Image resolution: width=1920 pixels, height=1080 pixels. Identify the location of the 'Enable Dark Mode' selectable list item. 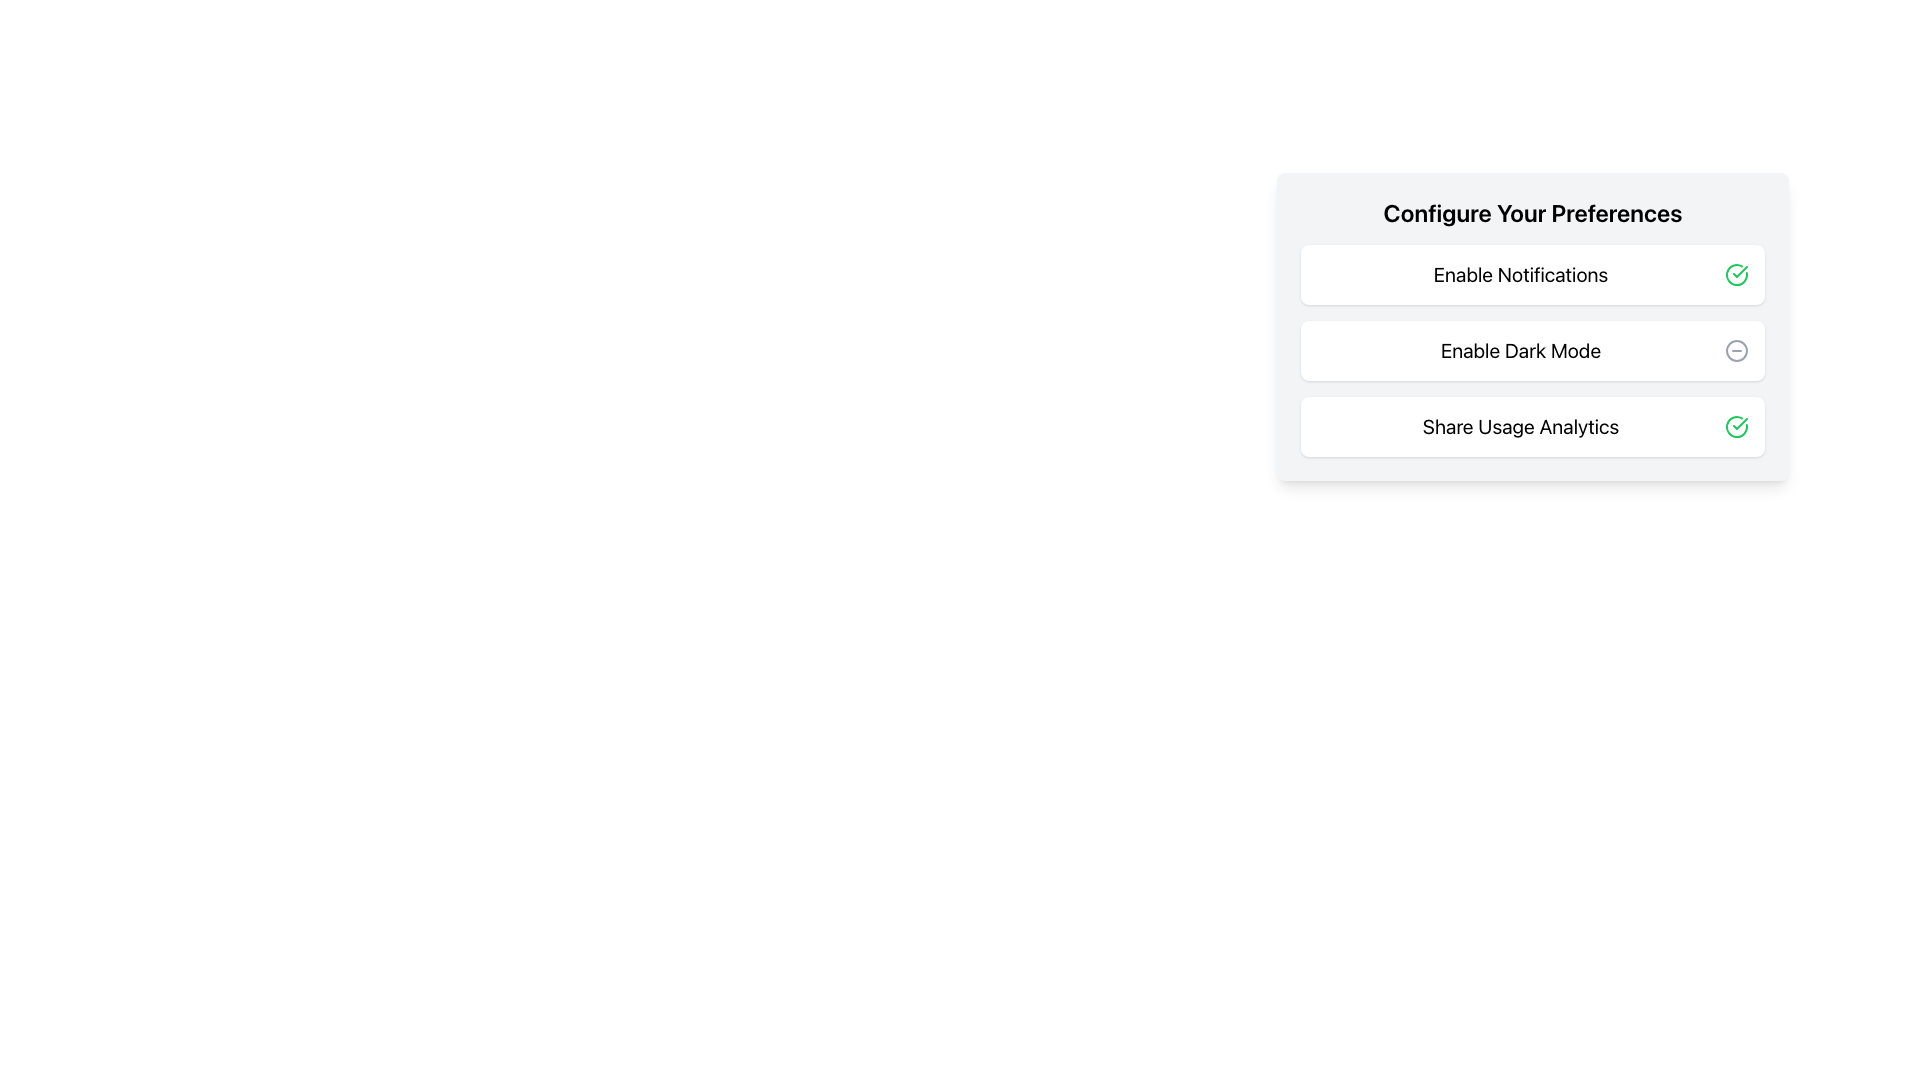
(1531, 350).